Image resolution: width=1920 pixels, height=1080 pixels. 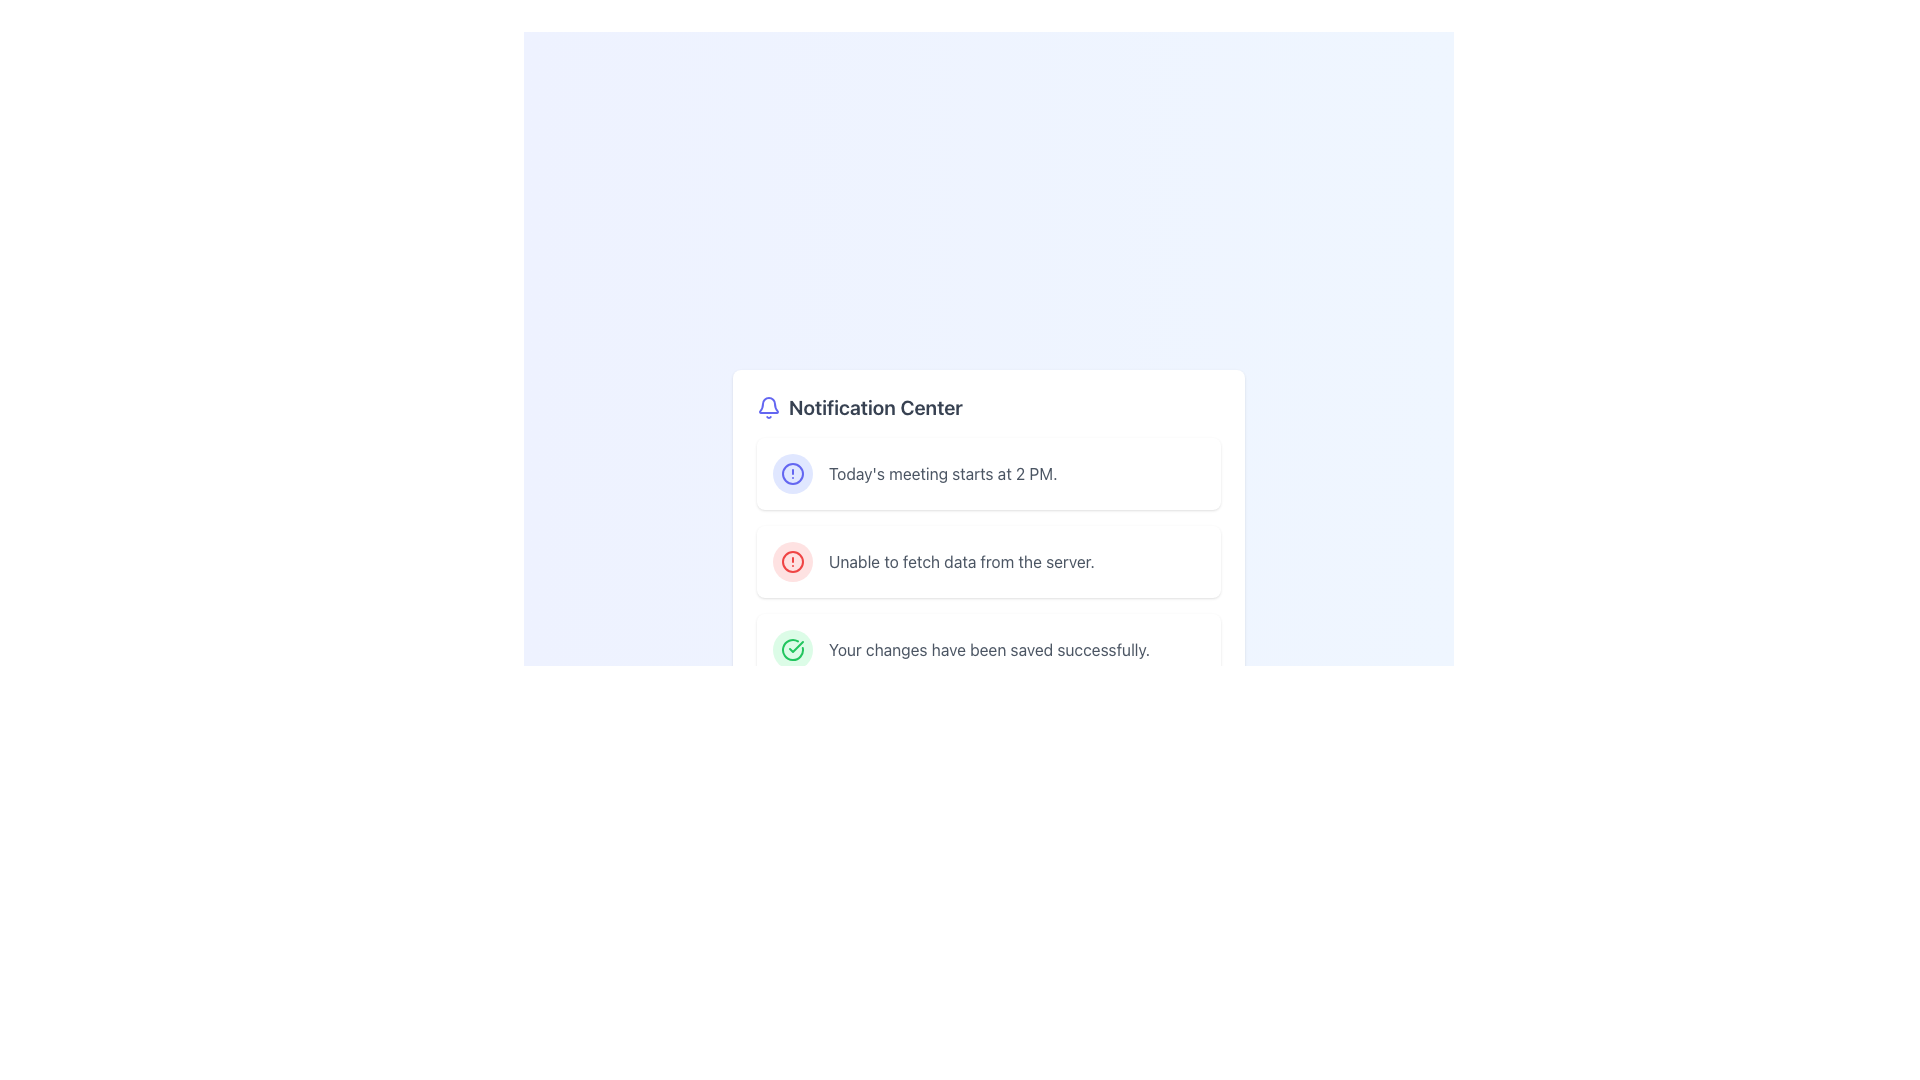 What do you see at coordinates (791, 650) in the screenshot?
I see `the confirmation icon located adjacent to the text 'Your changes have been saved successfully' in the rightmost notification item` at bounding box center [791, 650].